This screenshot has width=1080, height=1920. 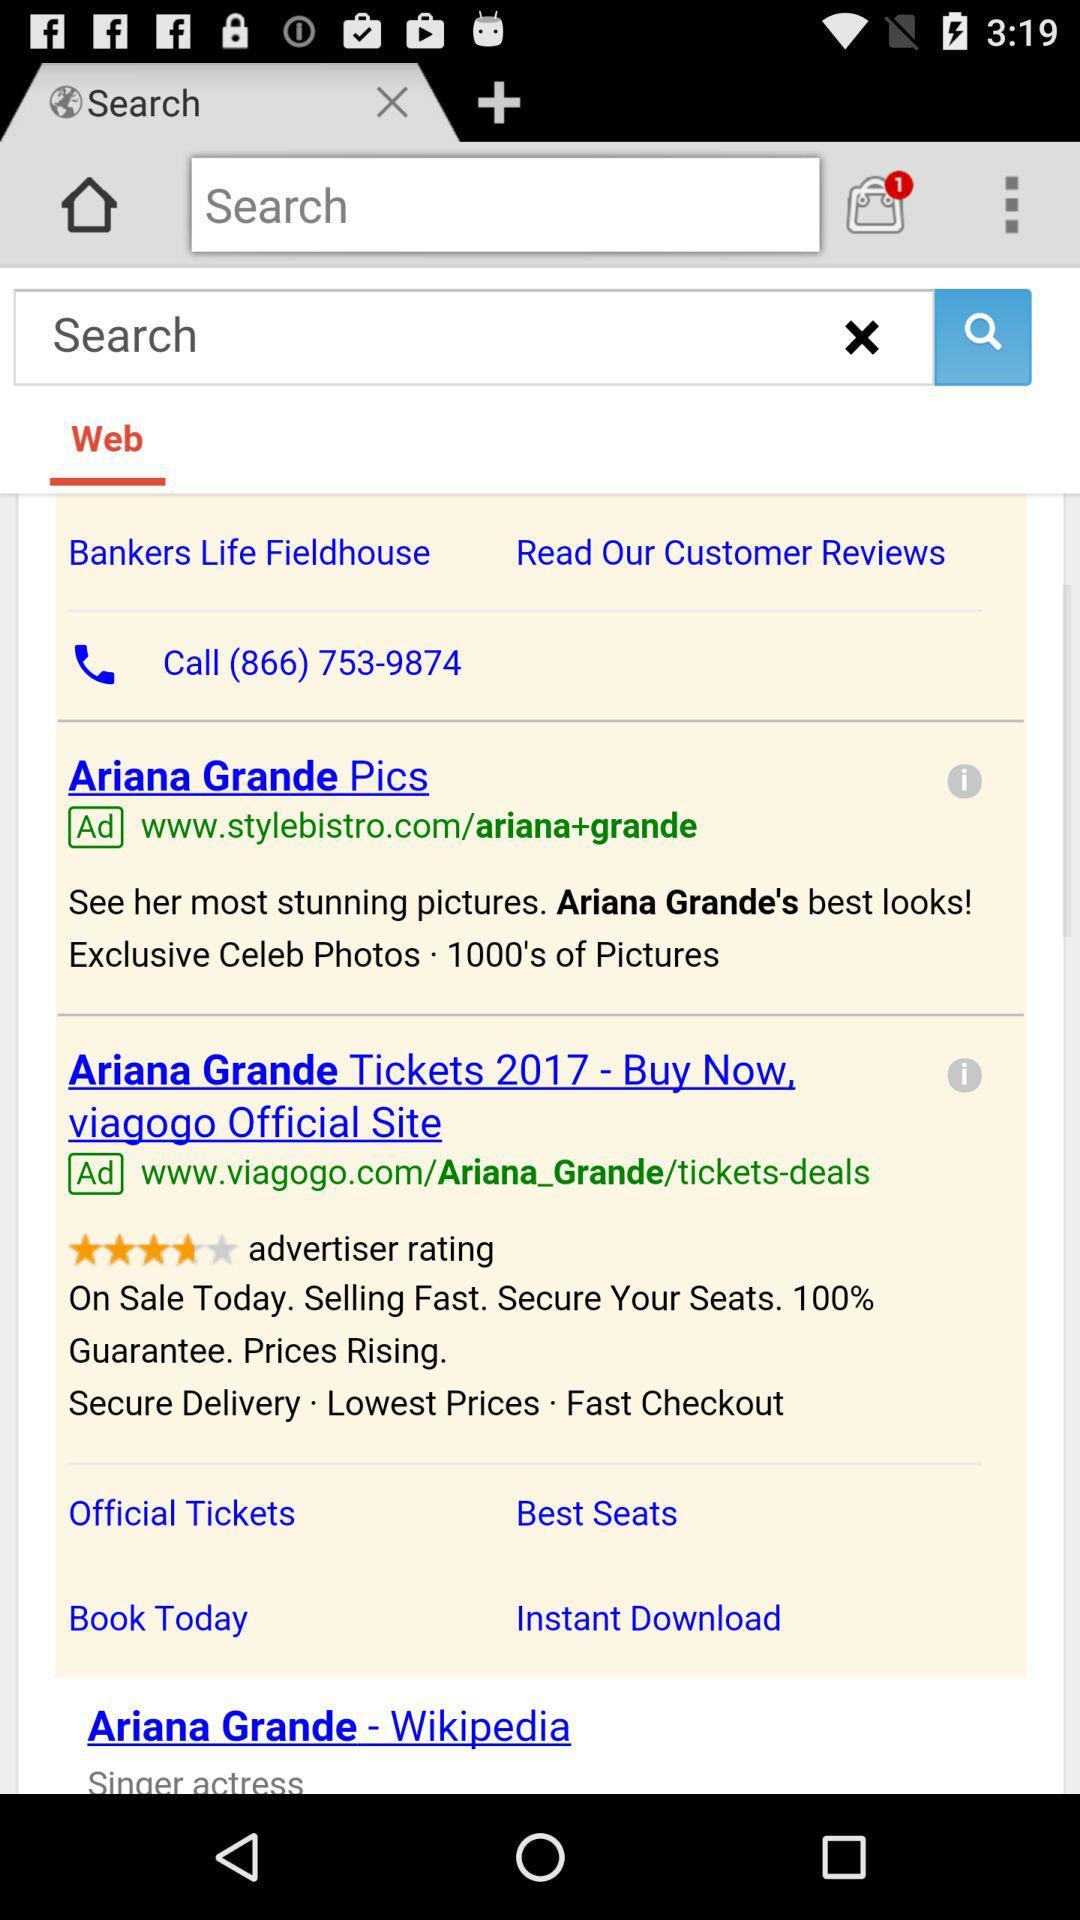 I want to click on the more icon, so click(x=1011, y=219).